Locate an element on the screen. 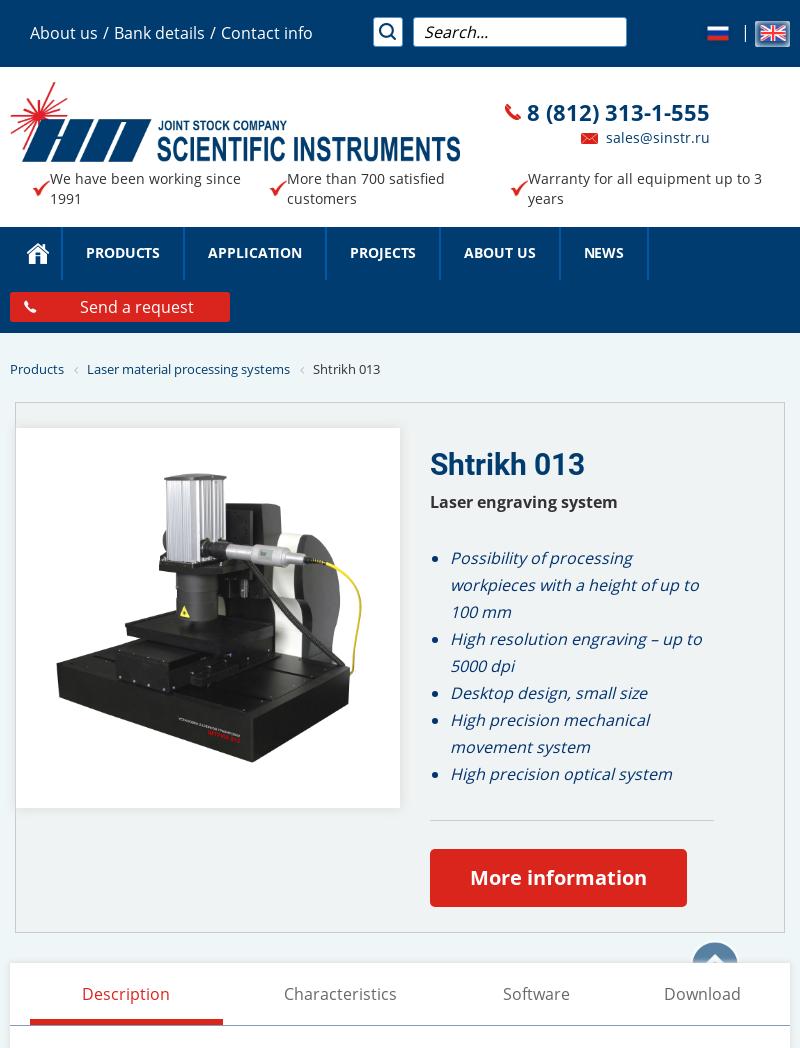 The image size is (800, 1048). 'High precision optical system' is located at coordinates (560, 773).